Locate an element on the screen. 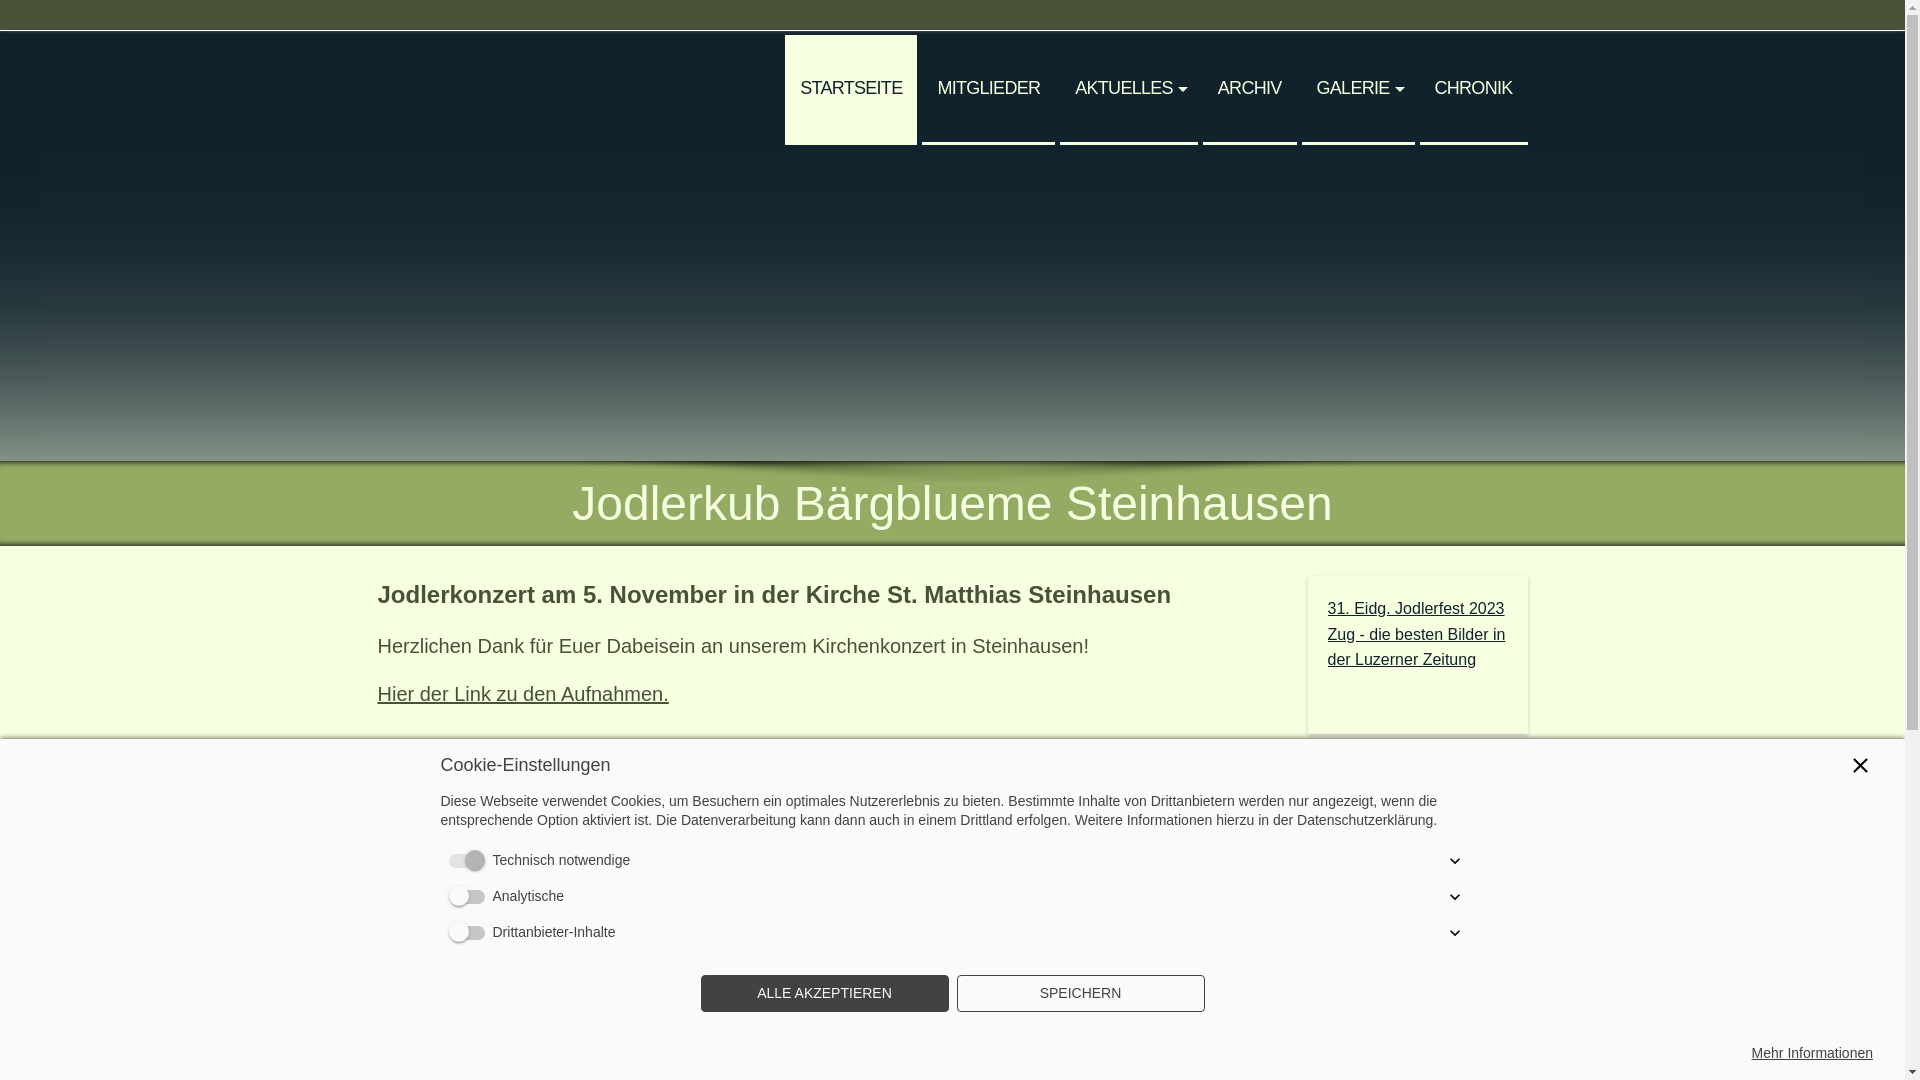  'MITGLIEDER' is located at coordinates (988, 88).